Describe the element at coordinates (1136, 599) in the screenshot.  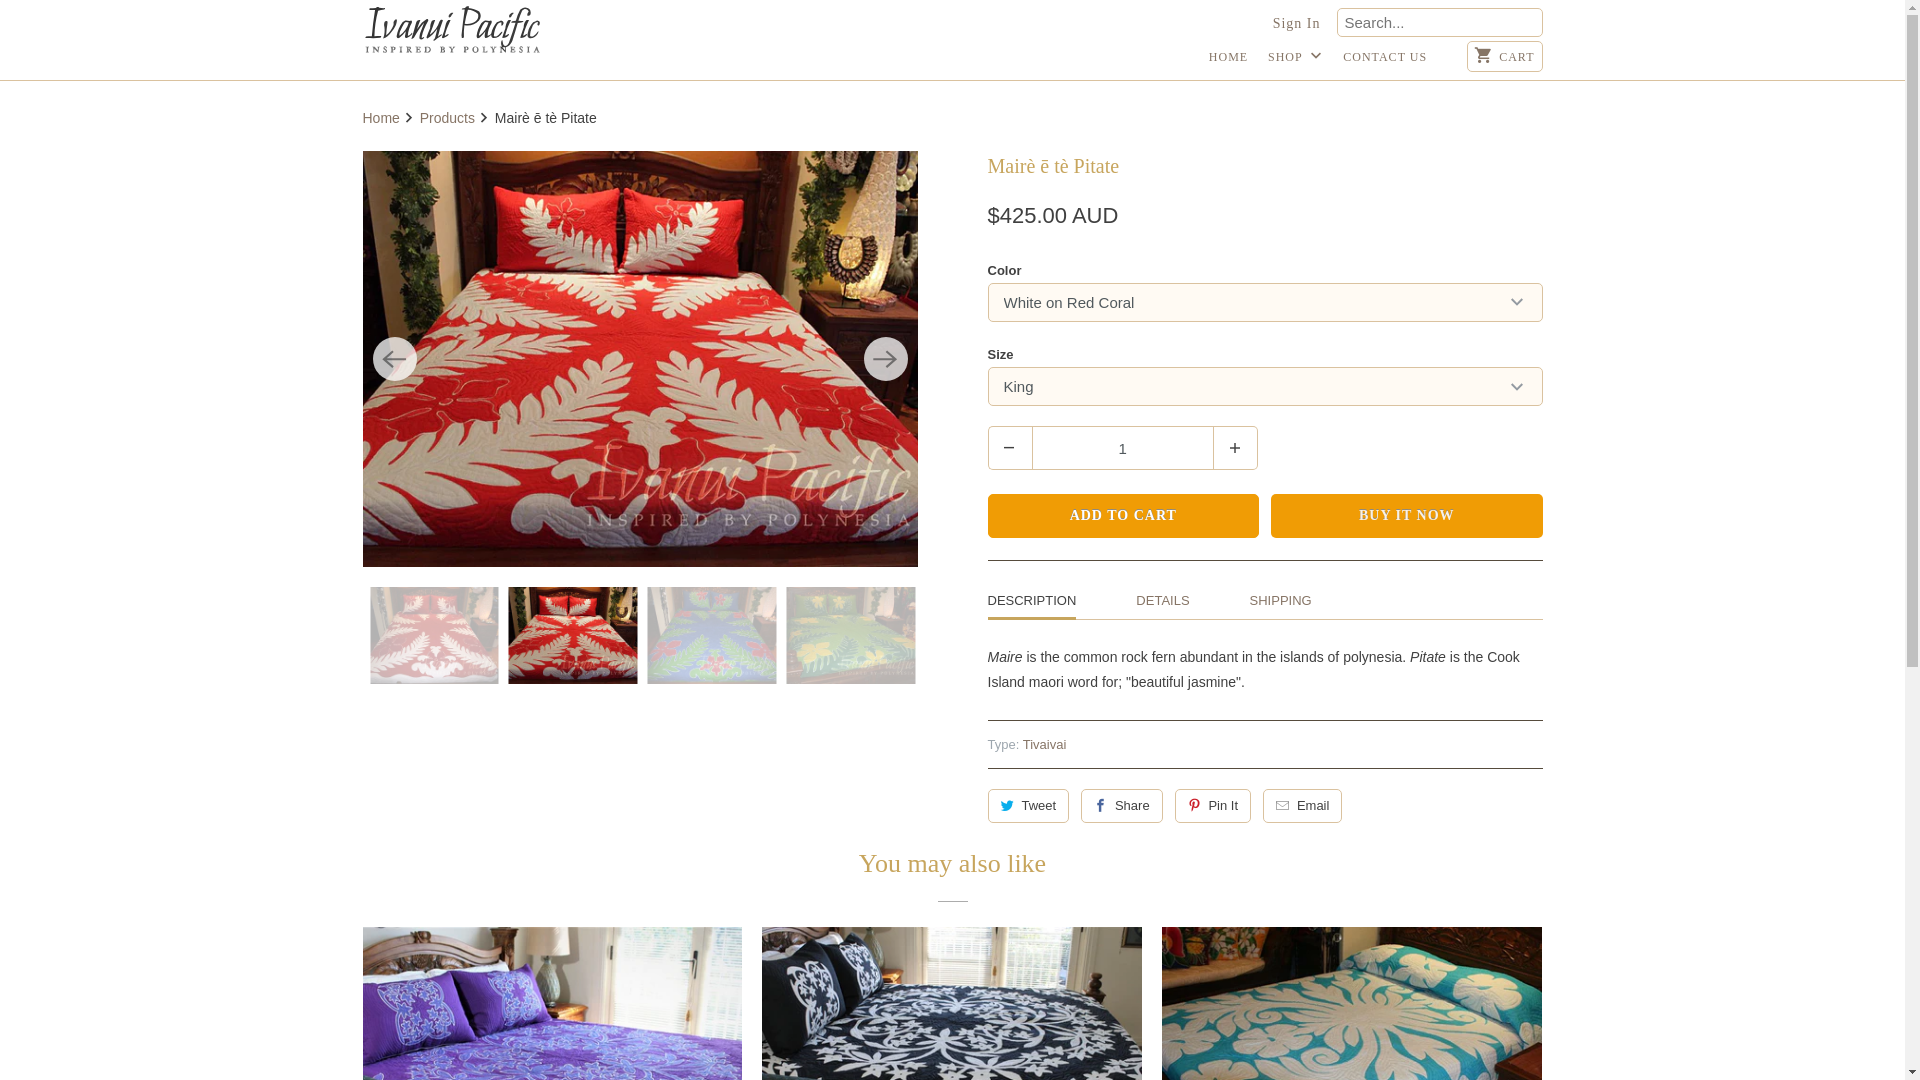
I see `'DETAILS'` at that location.